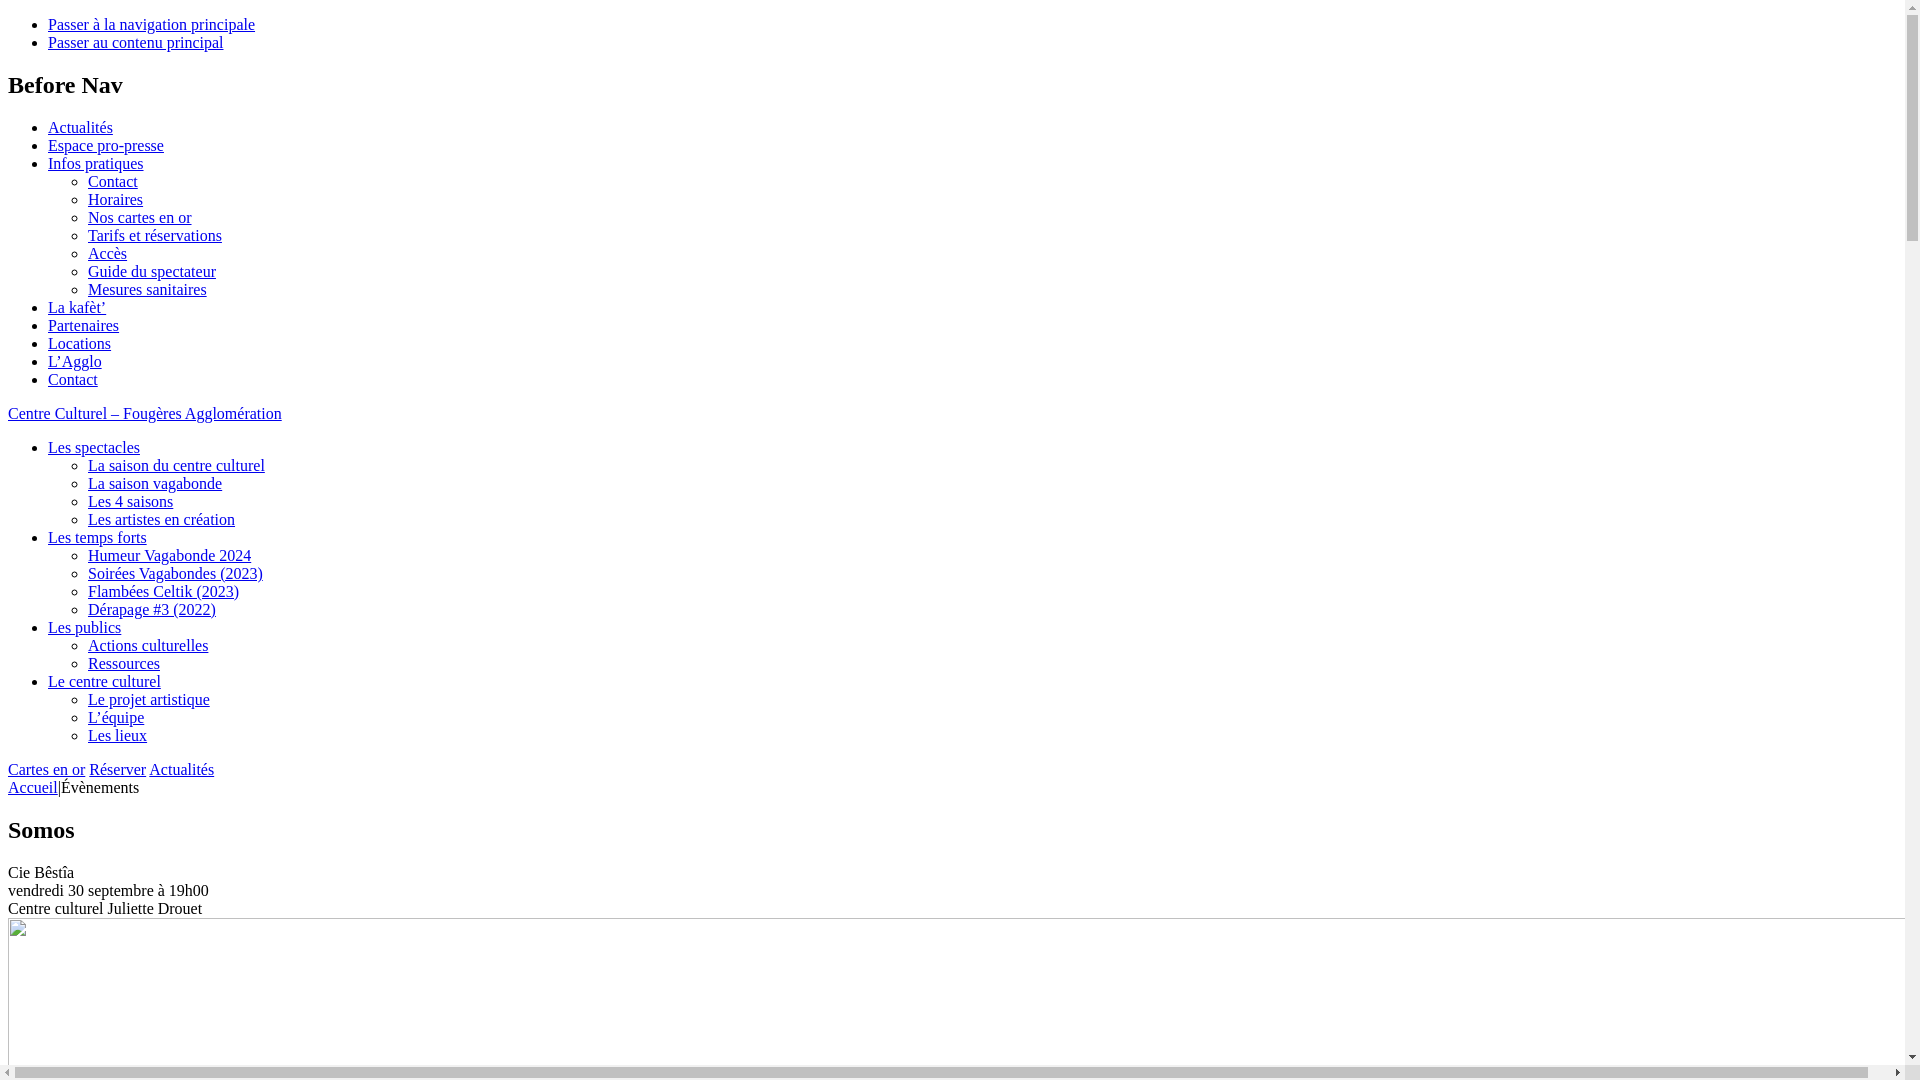  Describe the element at coordinates (134, 42) in the screenshot. I see `'Passer au contenu principal'` at that location.